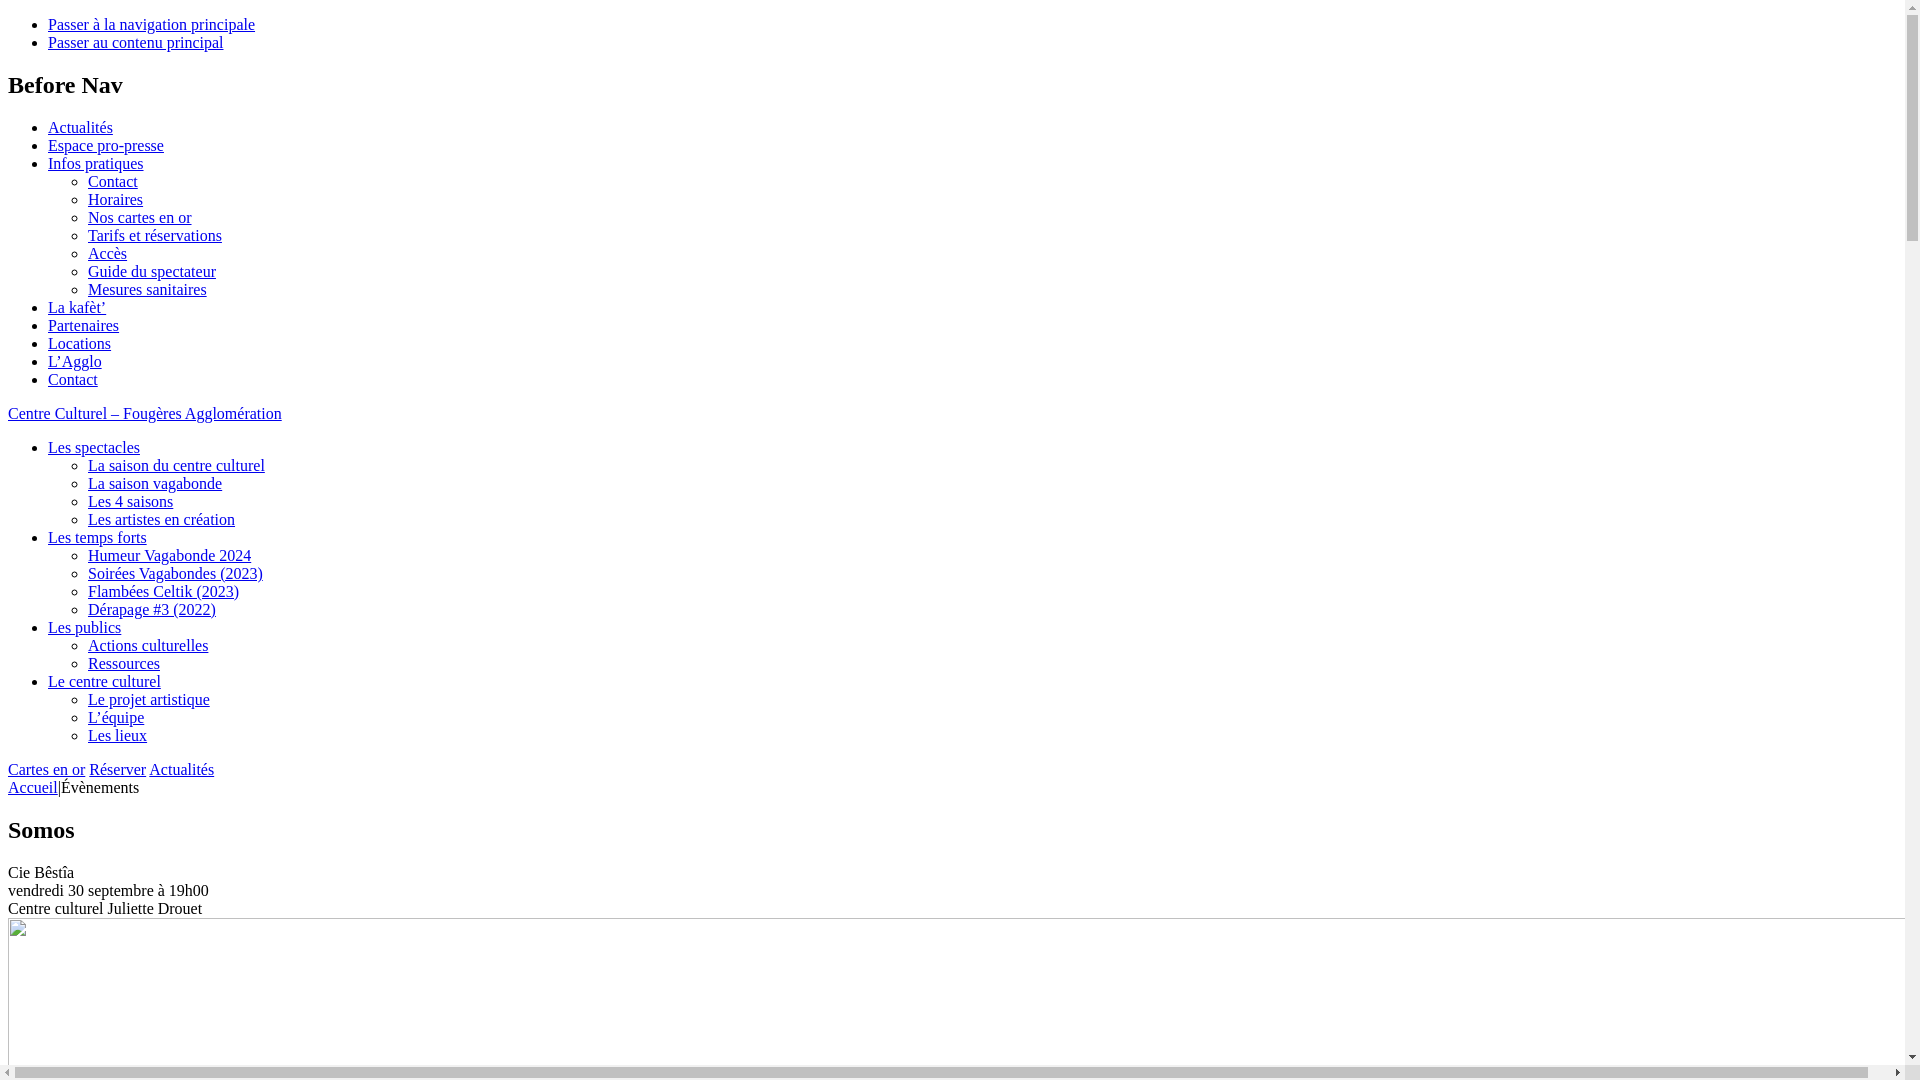  Describe the element at coordinates (134, 42) in the screenshot. I see `'Passer au contenu principal'` at that location.